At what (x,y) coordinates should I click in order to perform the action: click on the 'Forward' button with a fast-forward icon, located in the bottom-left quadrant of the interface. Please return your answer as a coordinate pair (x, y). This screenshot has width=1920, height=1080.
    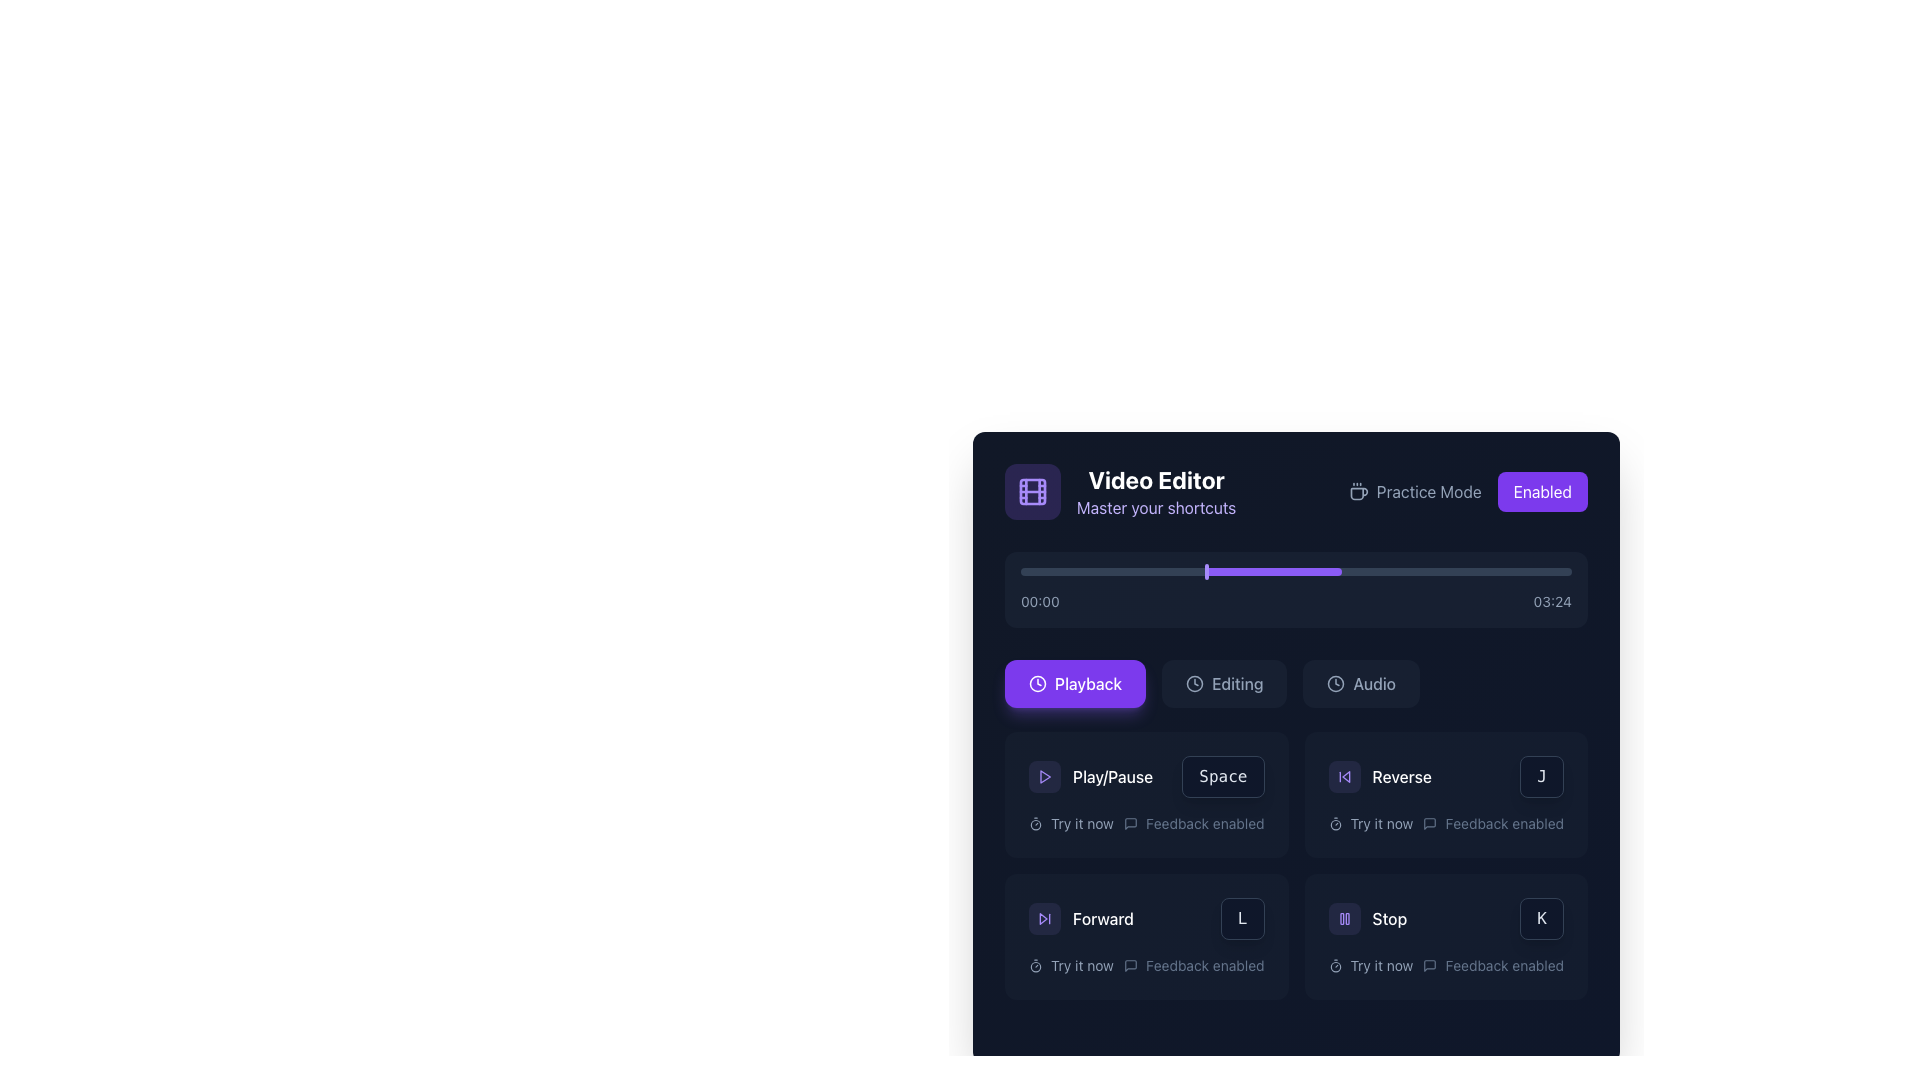
    Looking at the image, I should click on (1080, 918).